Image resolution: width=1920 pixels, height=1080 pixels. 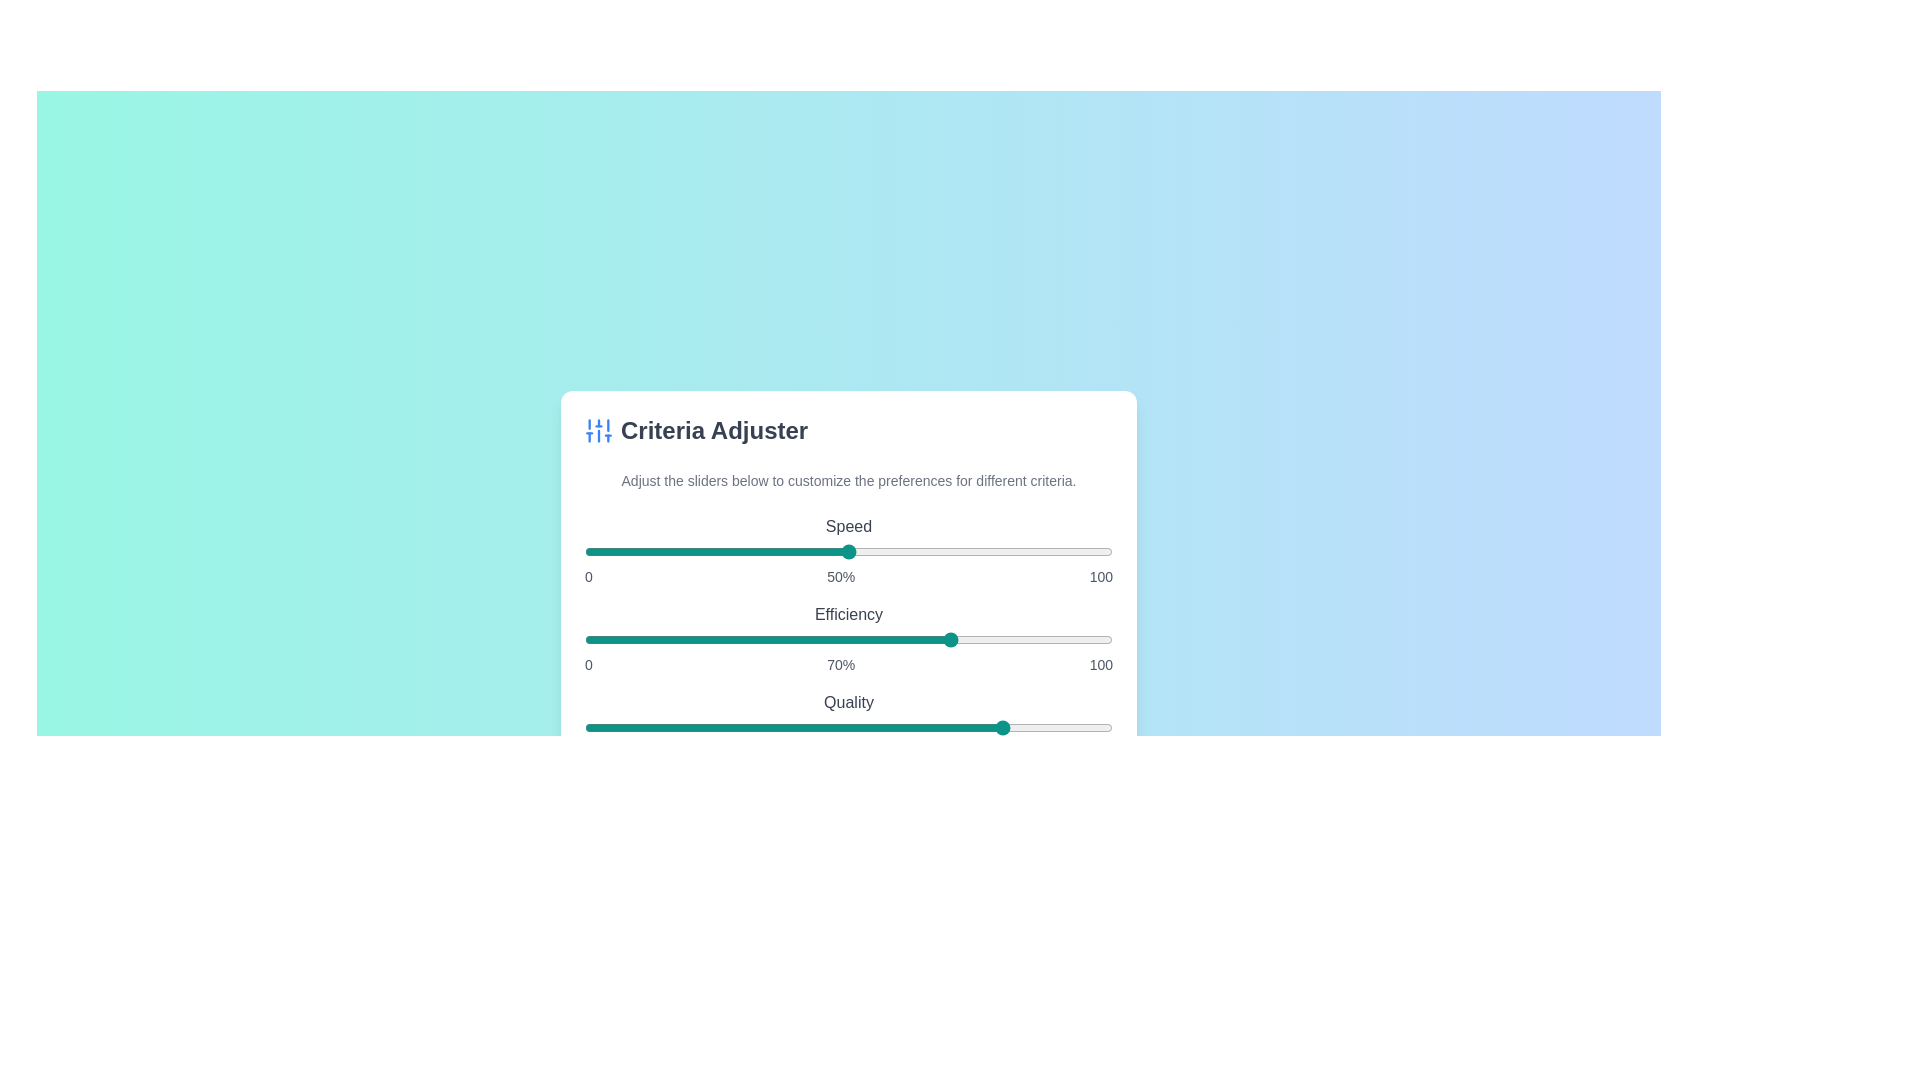 I want to click on the 'Speed' slider to 47%, so click(x=833, y=551).